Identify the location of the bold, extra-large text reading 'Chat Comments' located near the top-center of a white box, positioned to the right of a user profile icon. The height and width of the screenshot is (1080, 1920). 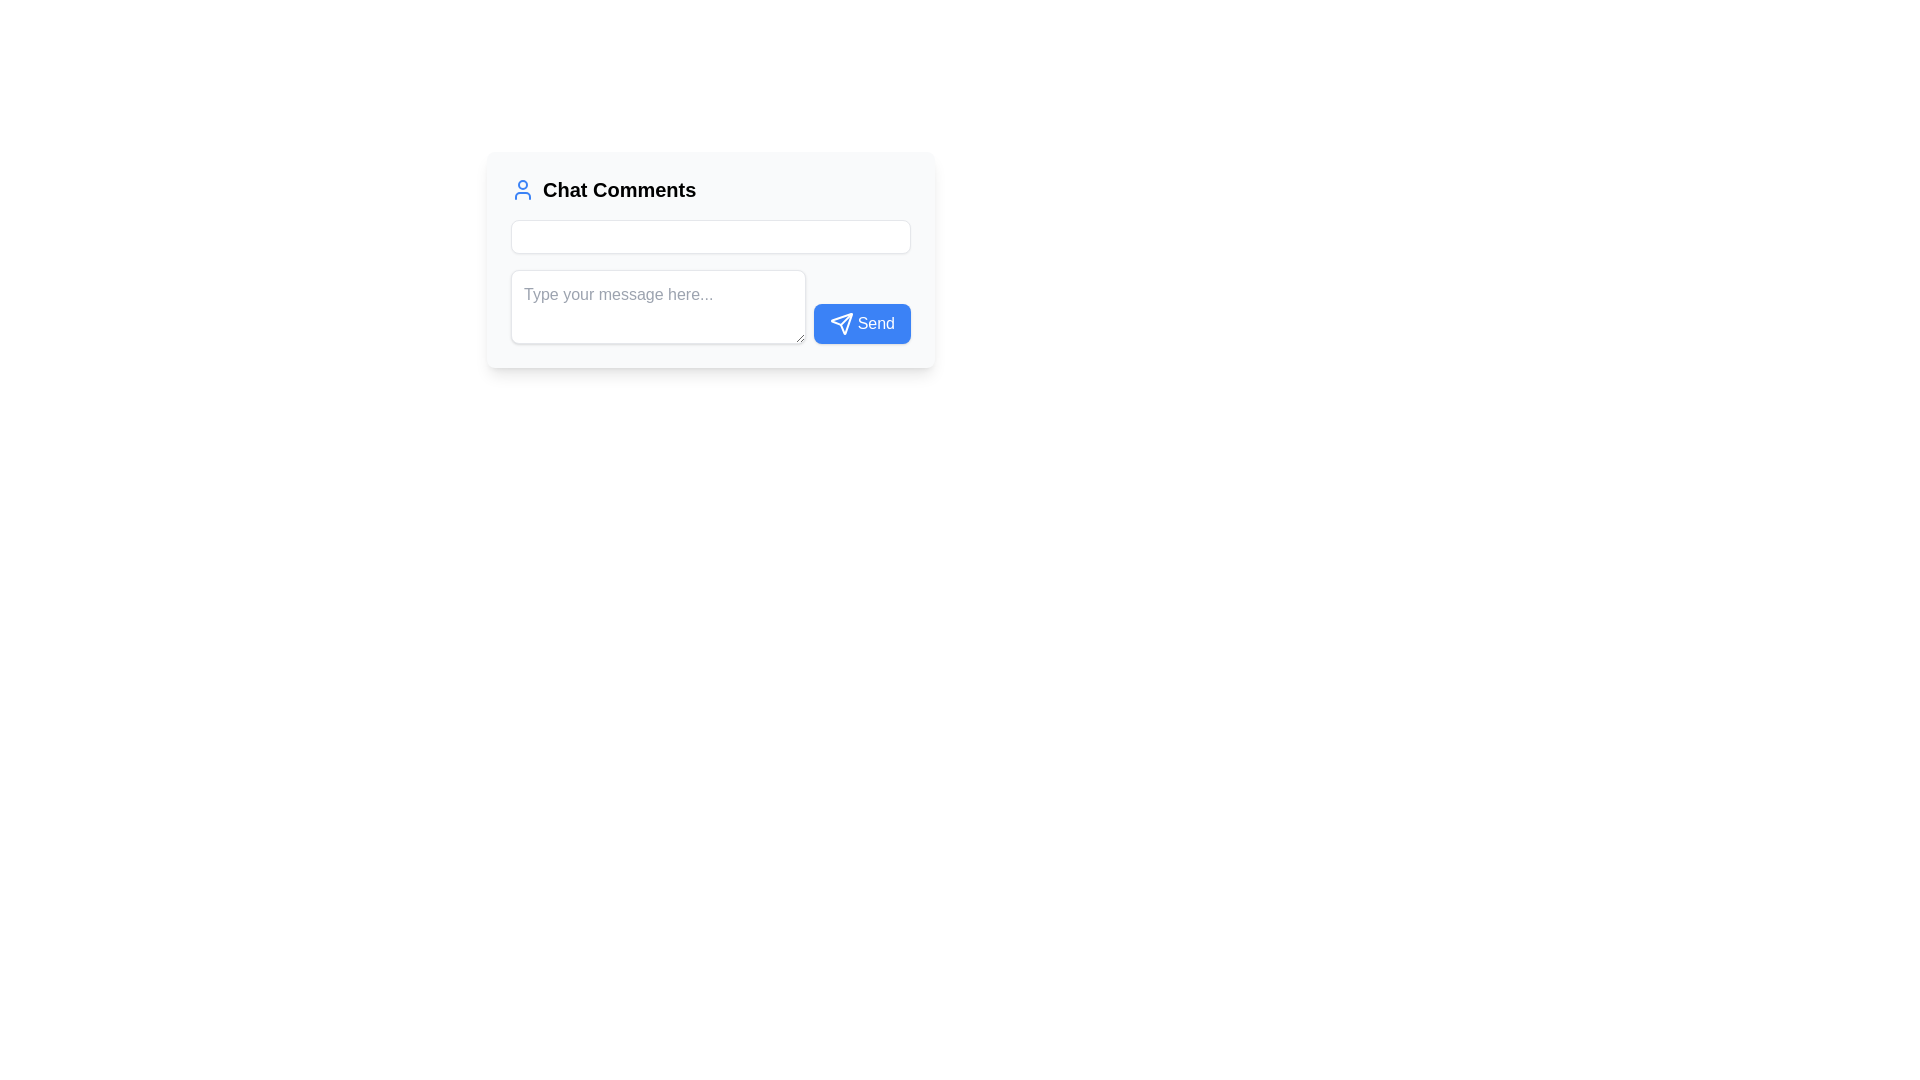
(618, 189).